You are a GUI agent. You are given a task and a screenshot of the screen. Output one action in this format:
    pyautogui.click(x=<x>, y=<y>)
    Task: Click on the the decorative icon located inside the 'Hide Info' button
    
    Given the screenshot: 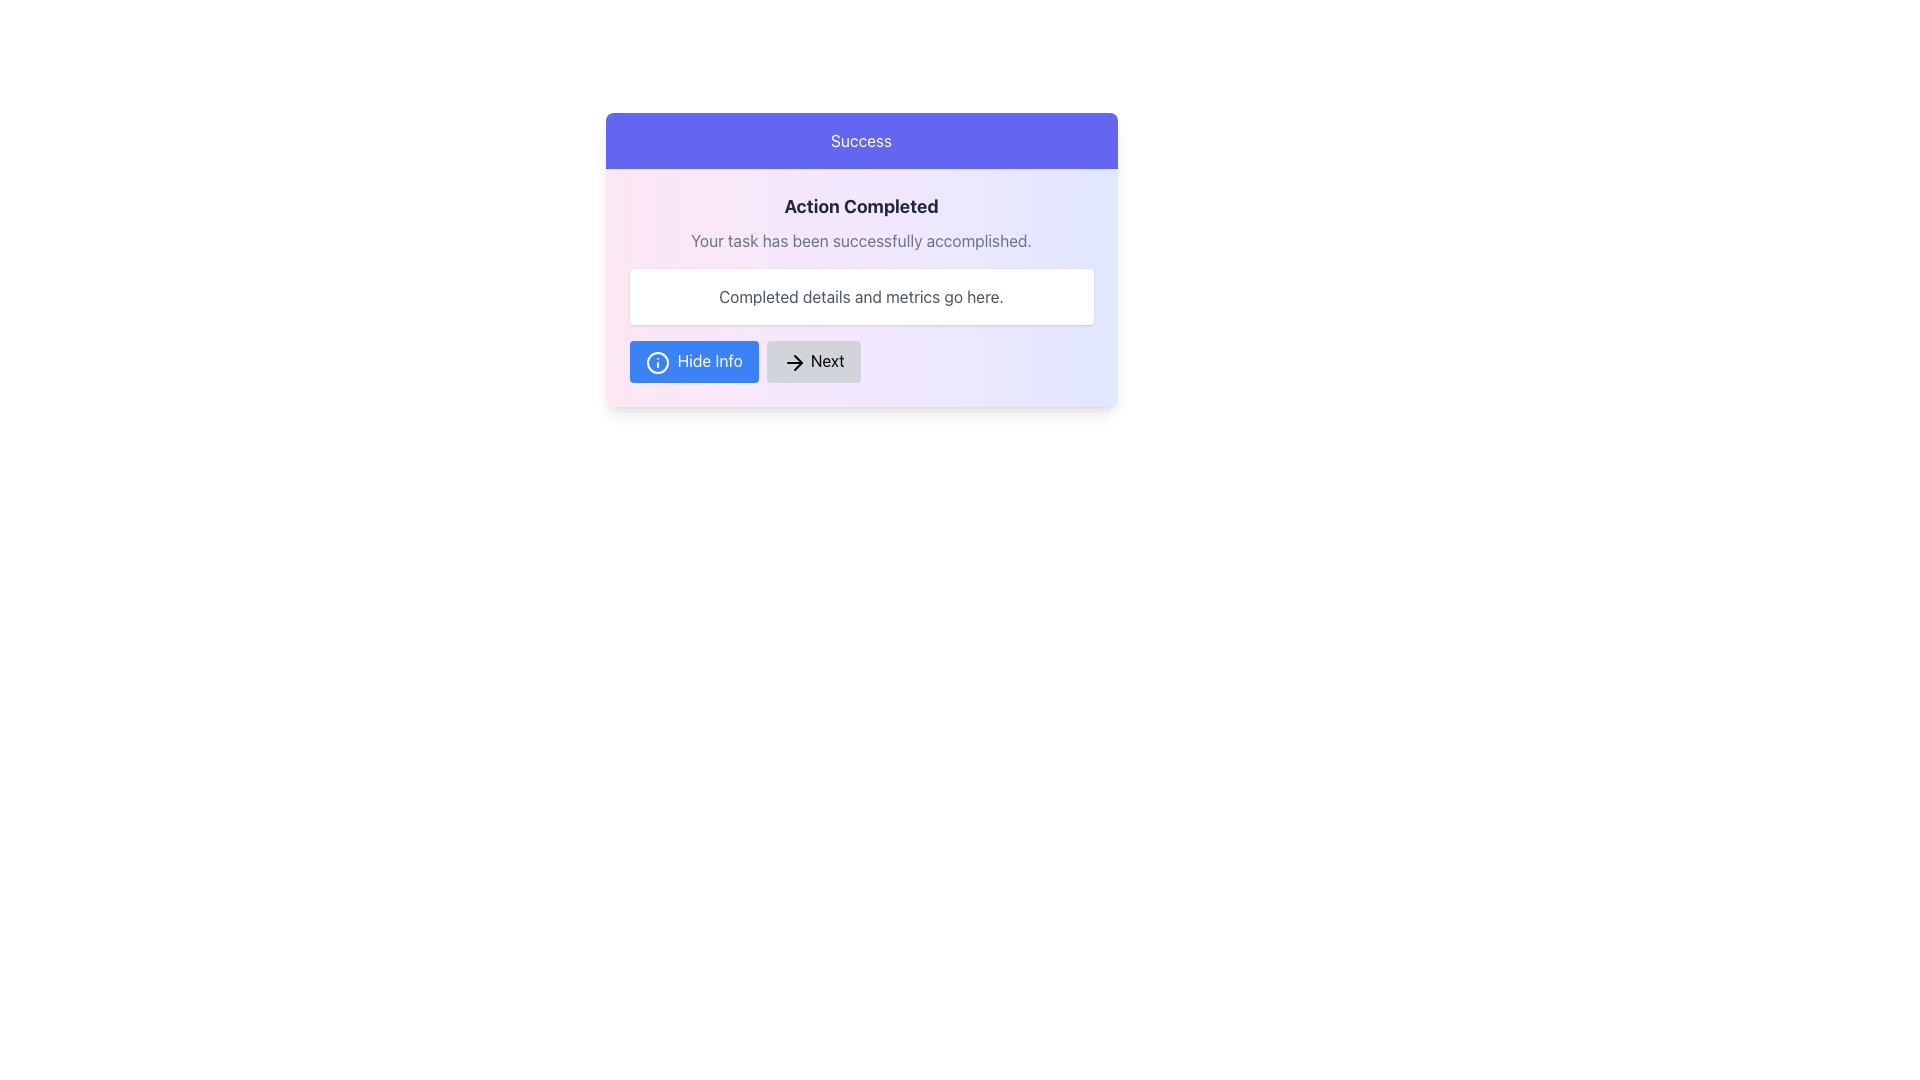 What is the action you would take?
    pyautogui.click(x=657, y=362)
    